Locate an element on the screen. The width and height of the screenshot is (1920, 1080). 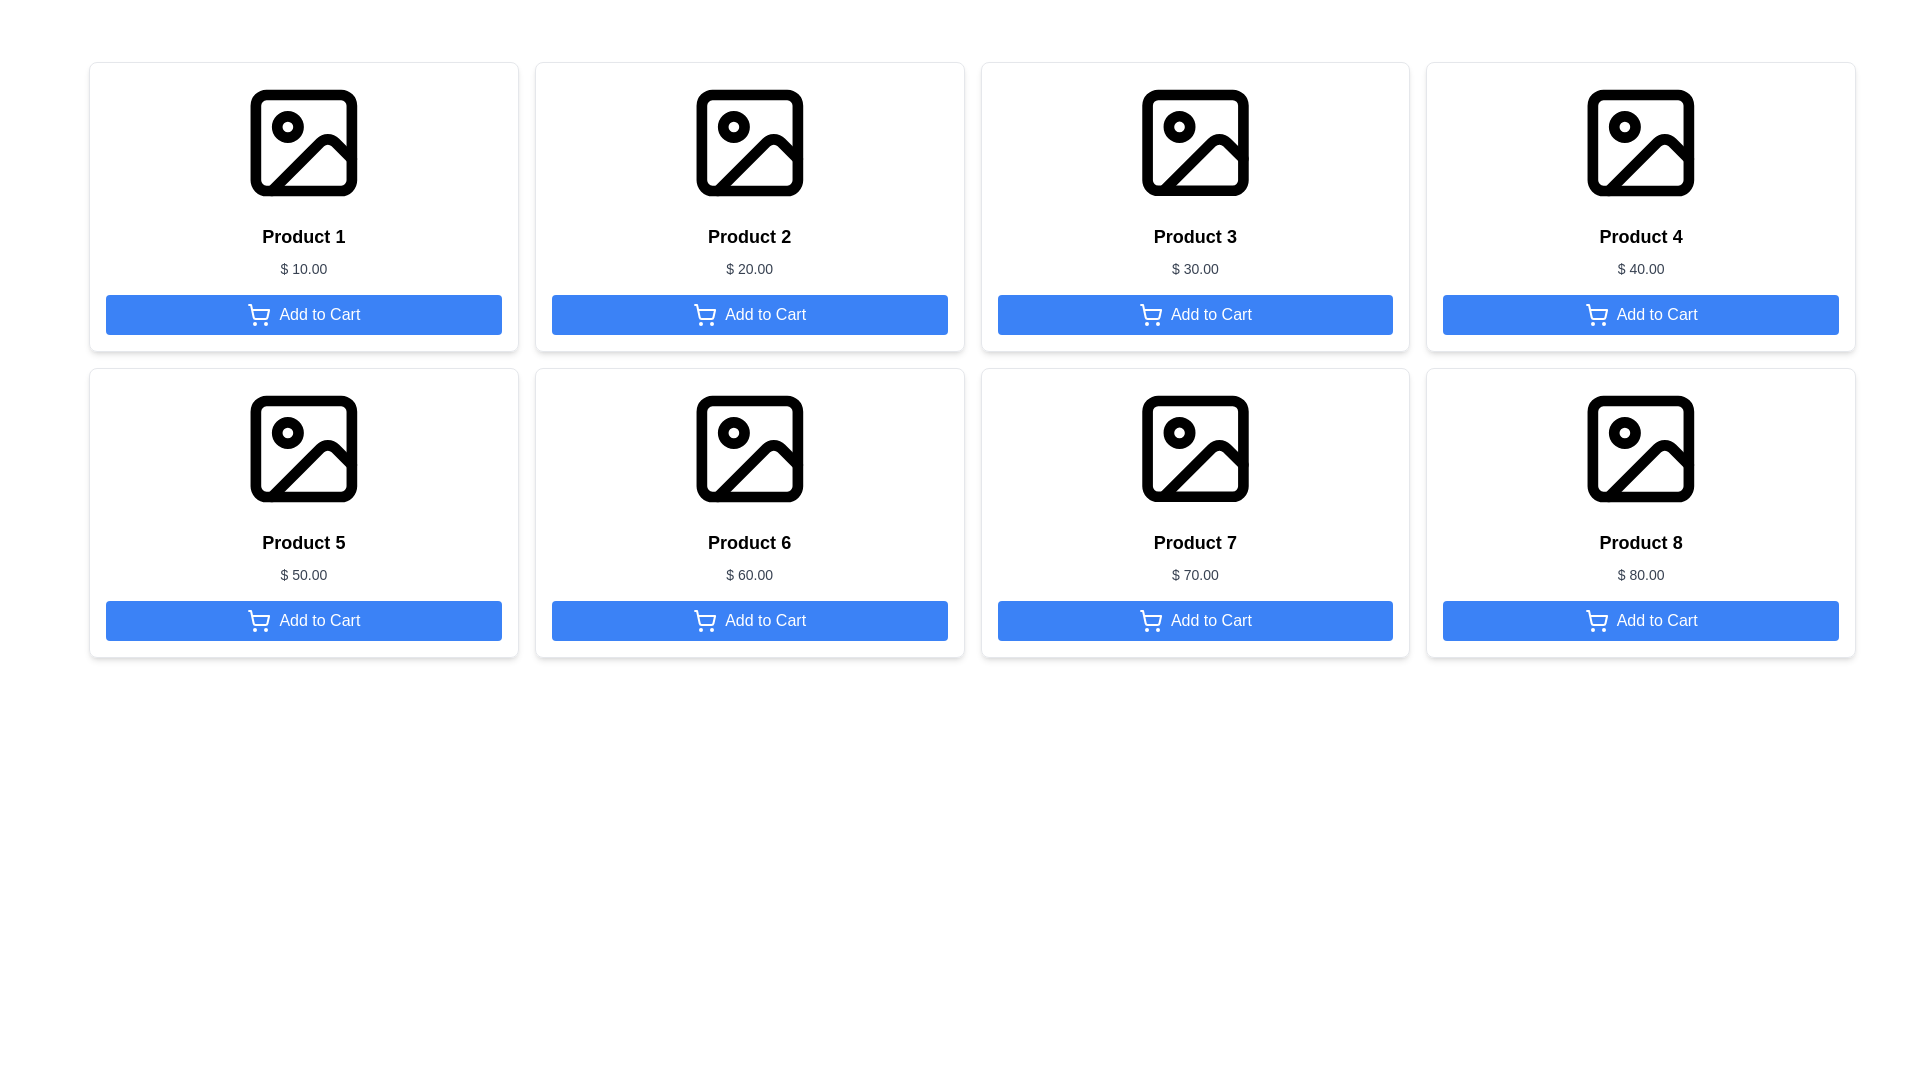
the 'Add to Cart' icon located in the sixth product card, which is part of a grid layout in the second row and second column is located at coordinates (705, 620).